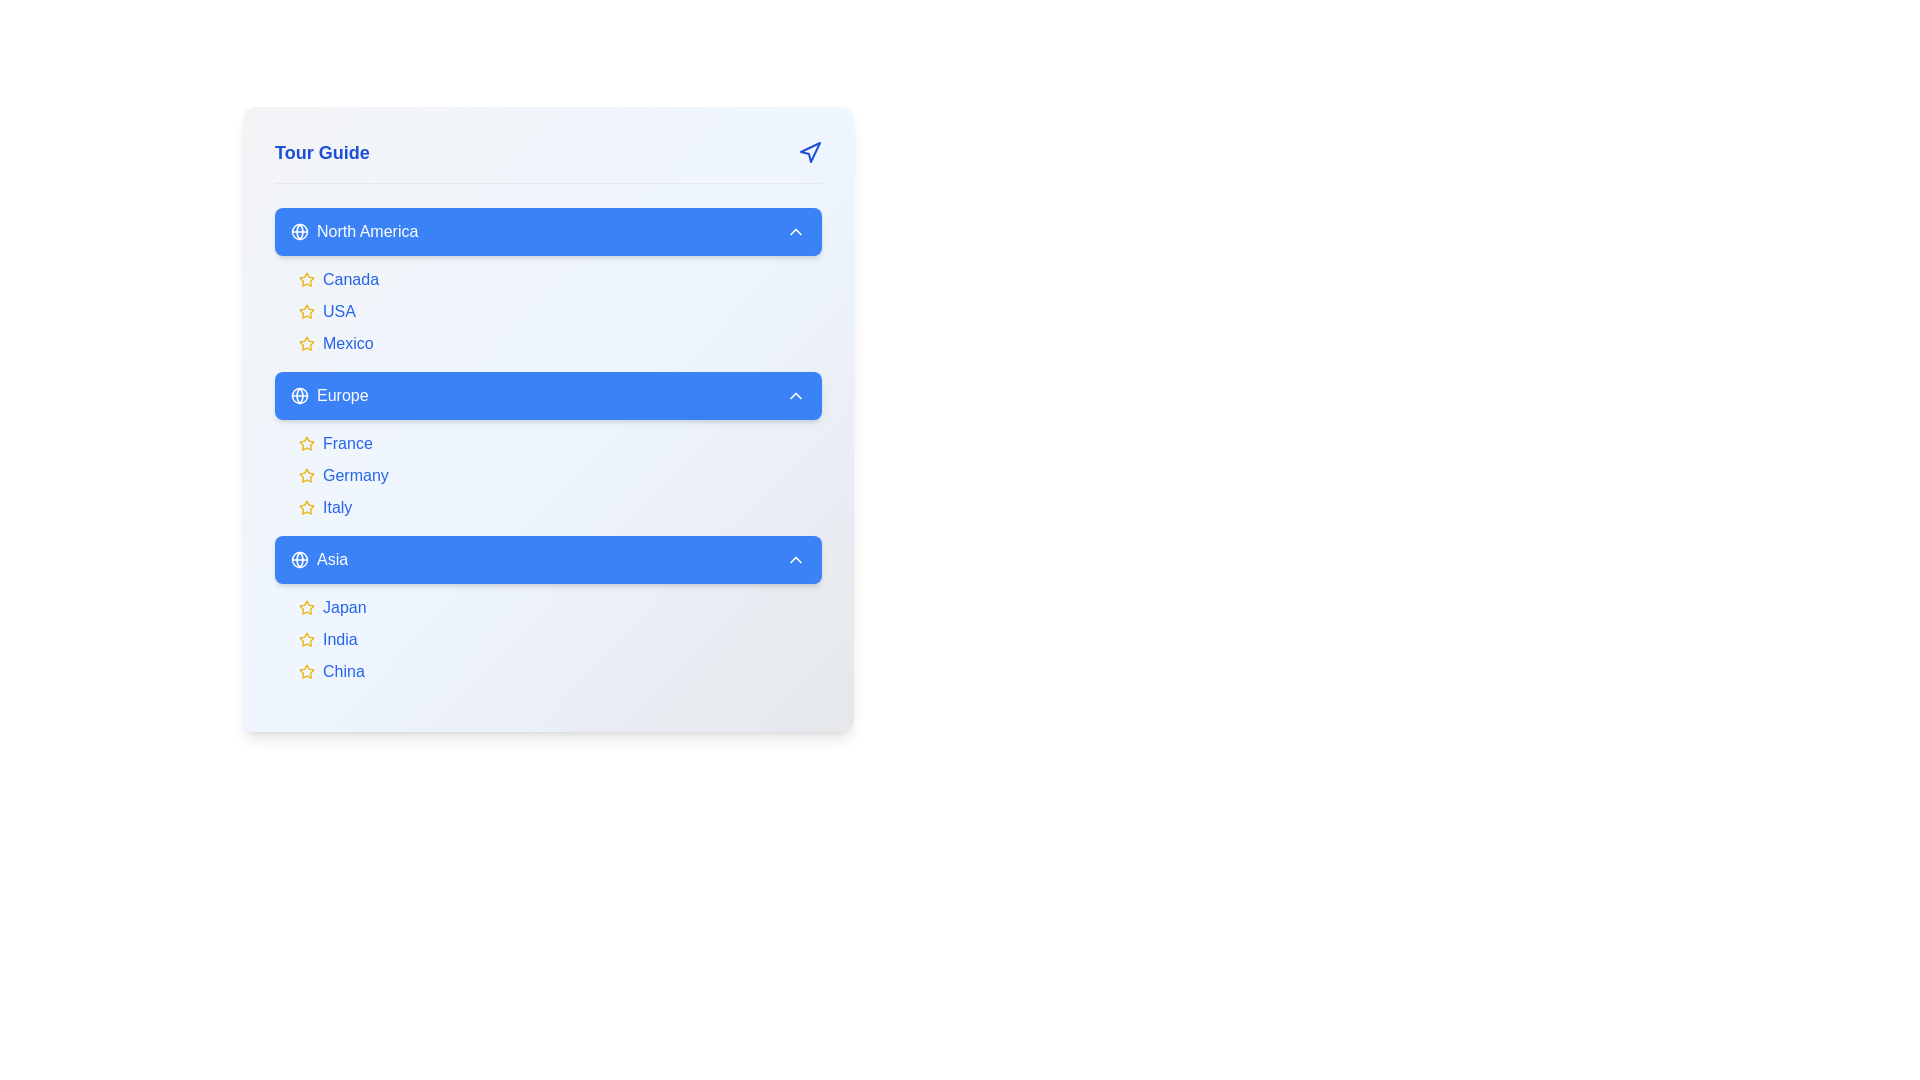 This screenshot has height=1080, width=1920. What do you see at coordinates (306, 506) in the screenshot?
I see `the yellow five-pointed star icon indicating favorites or ratings located under the 'Europe' section, to the left of the text 'Italy'` at bounding box center [306, 506].